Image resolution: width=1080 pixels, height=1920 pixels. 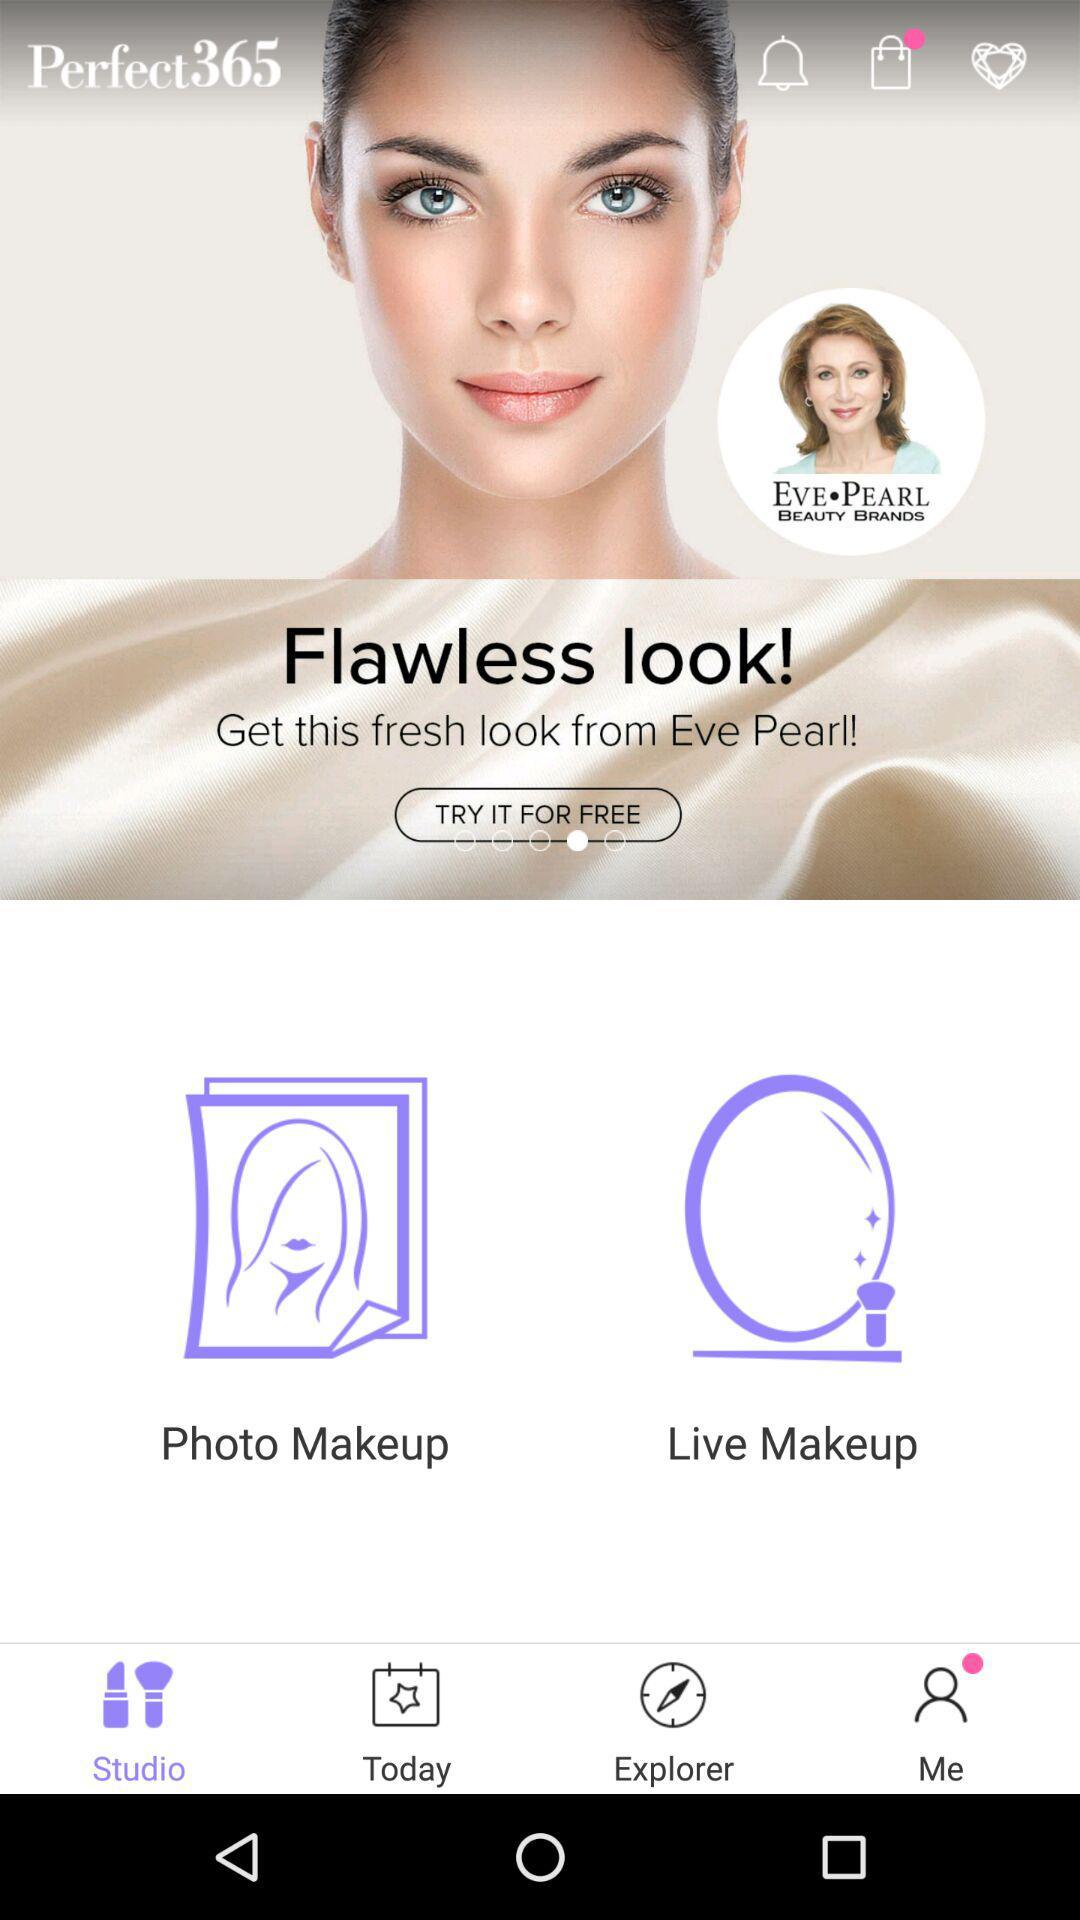 What do you see at coordinates (674, 1693) in the screenshot?
I see `the icon for explorer option` at bounding box center [674, 1693].